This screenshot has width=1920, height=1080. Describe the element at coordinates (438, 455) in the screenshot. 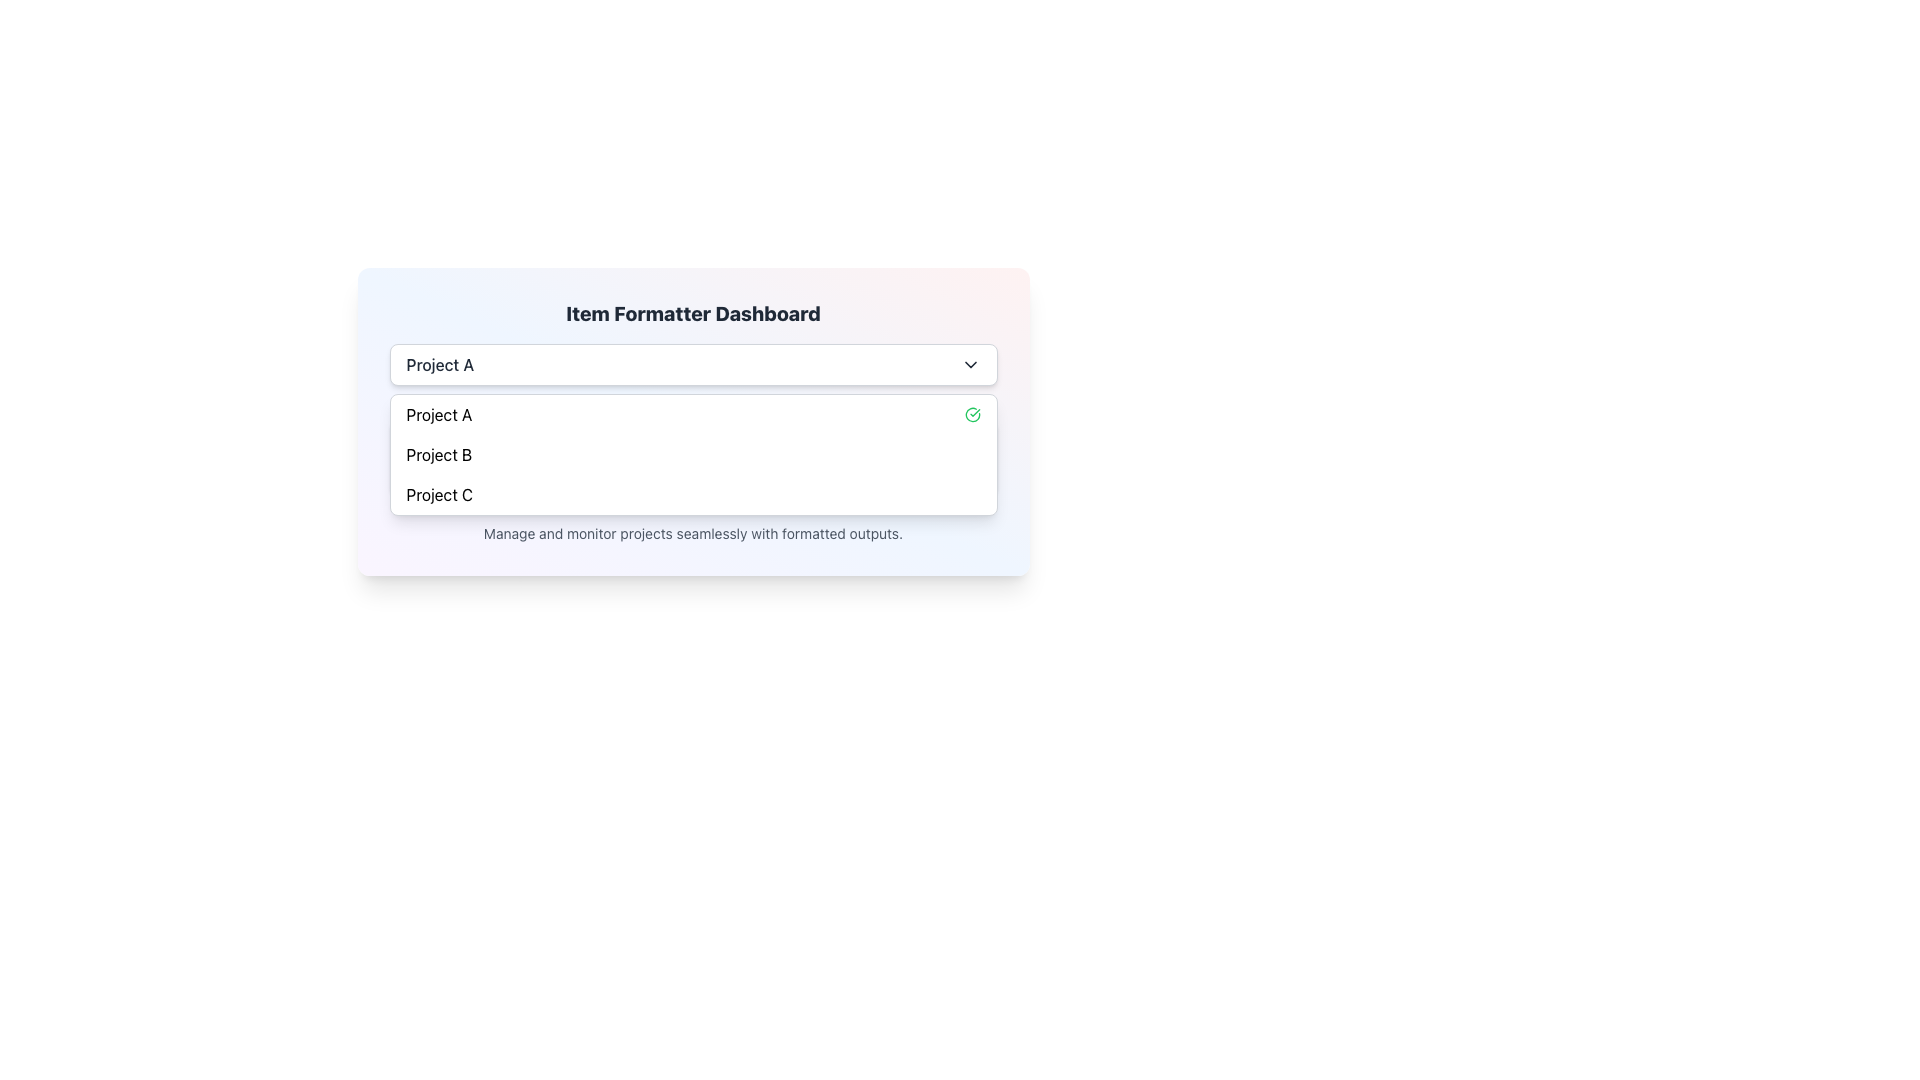

I see `the selectable dropdown item` at that location.